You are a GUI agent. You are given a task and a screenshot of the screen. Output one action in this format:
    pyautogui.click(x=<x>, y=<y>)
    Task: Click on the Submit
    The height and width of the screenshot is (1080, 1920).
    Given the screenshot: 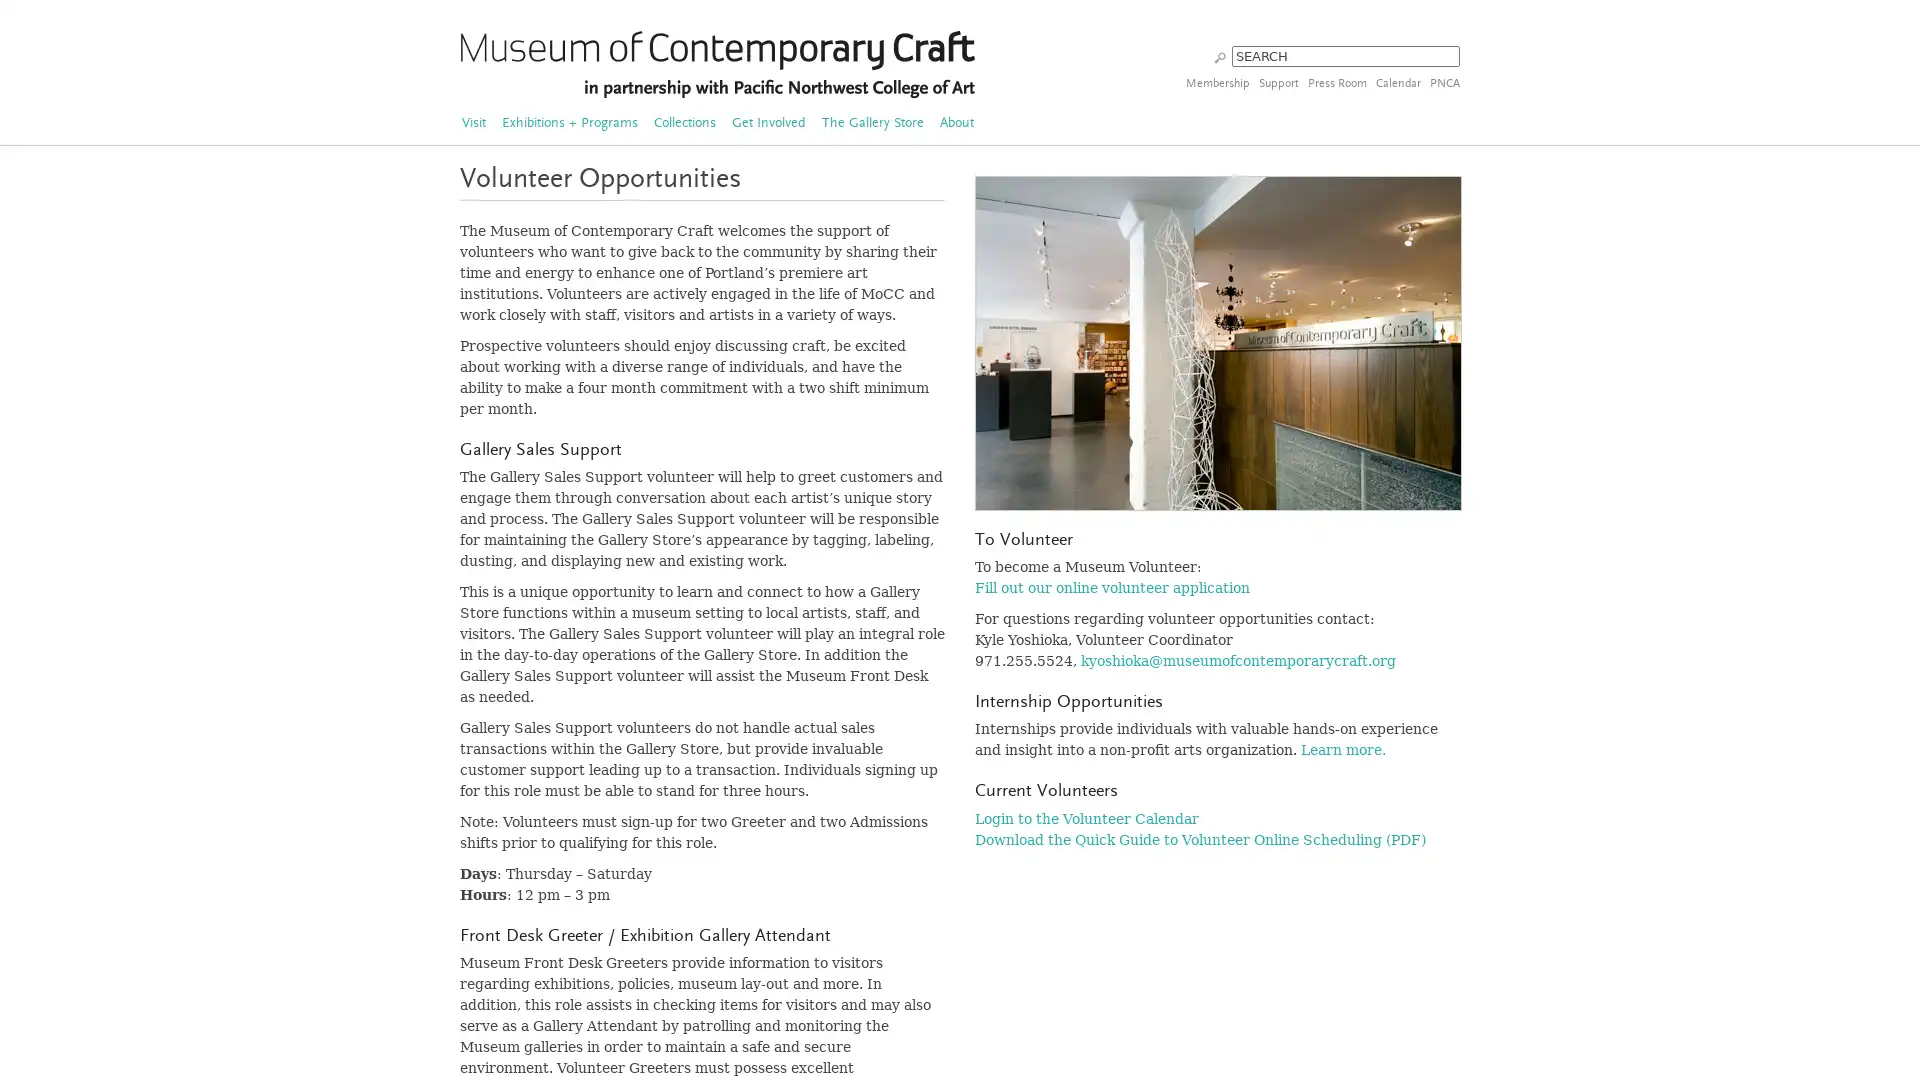 What is the action you would take?
    pyautogui.click(x=1219, y=55)
    